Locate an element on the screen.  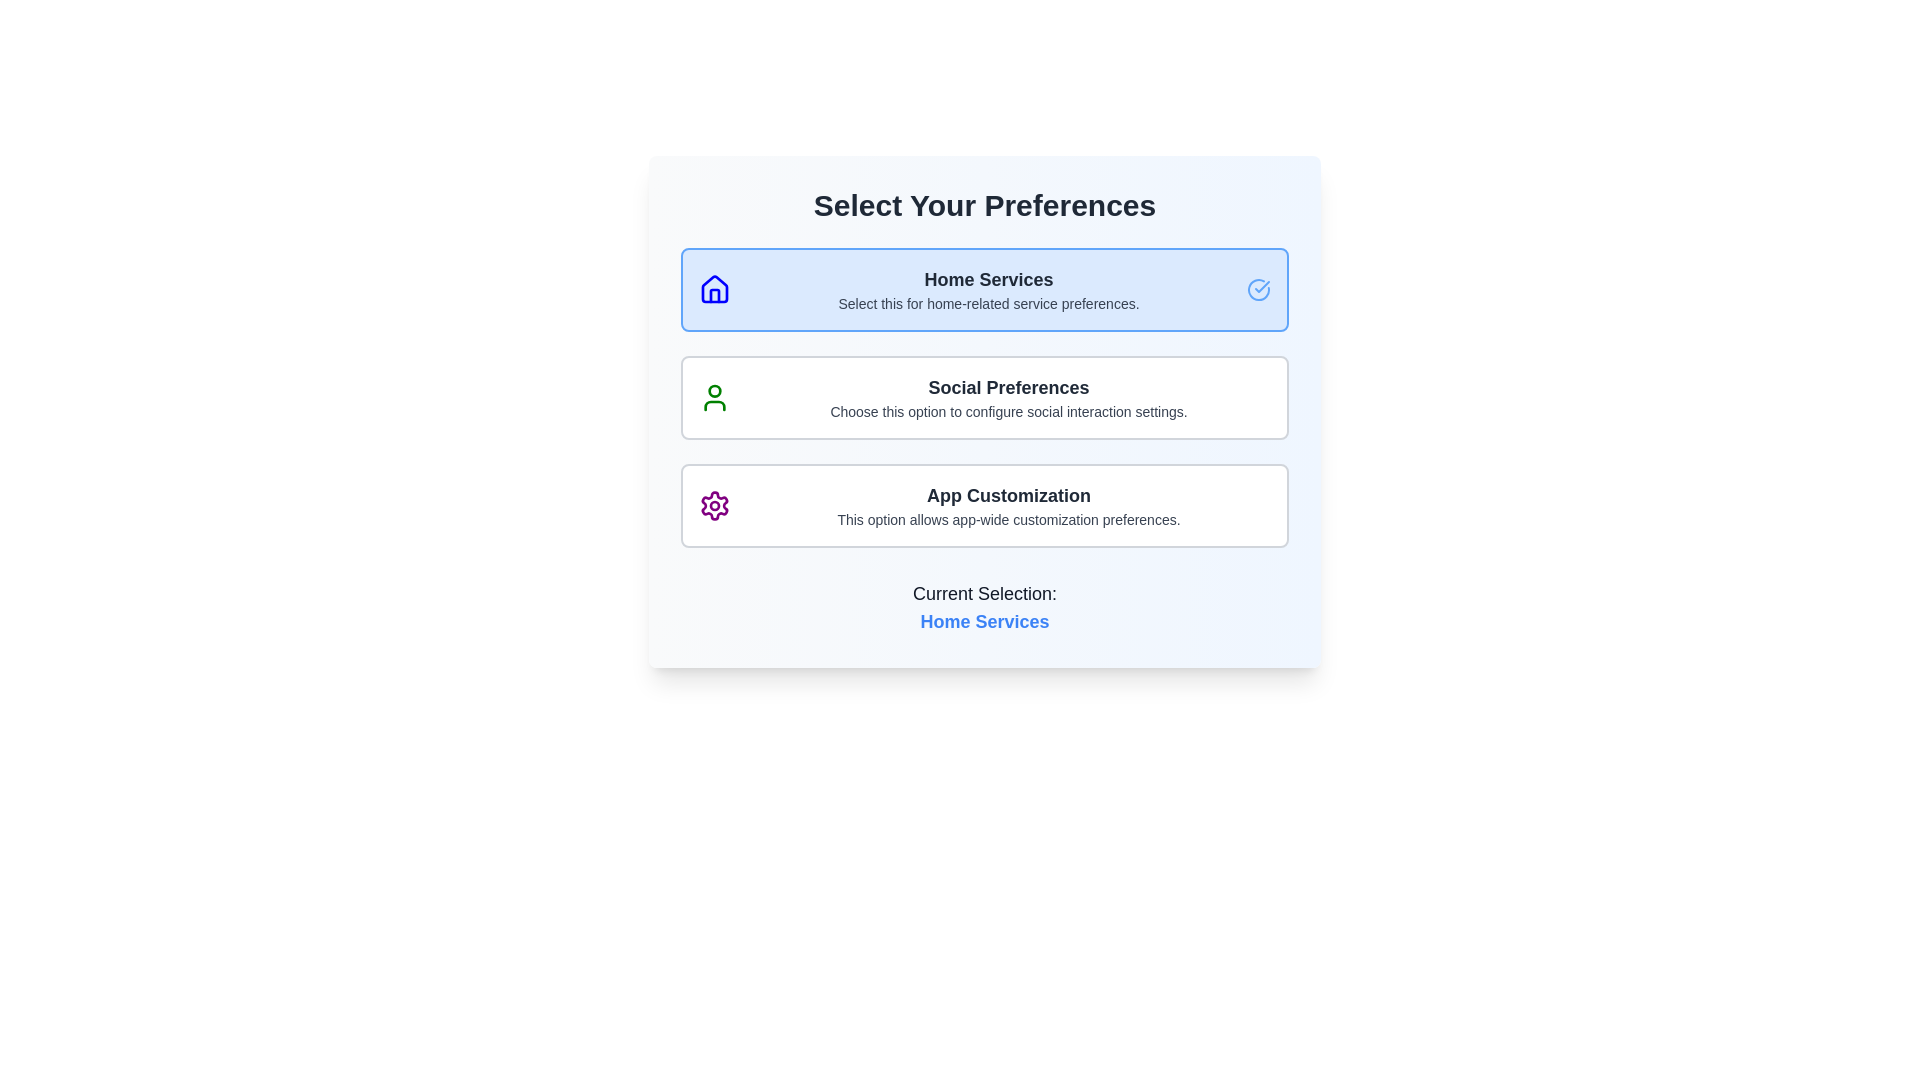
the header text indicating the purpose of the selection module for configuring social interaction settings, which is centrally aligned in the 'Select Your Preferences' interface is located at coordinates (1008, 388).